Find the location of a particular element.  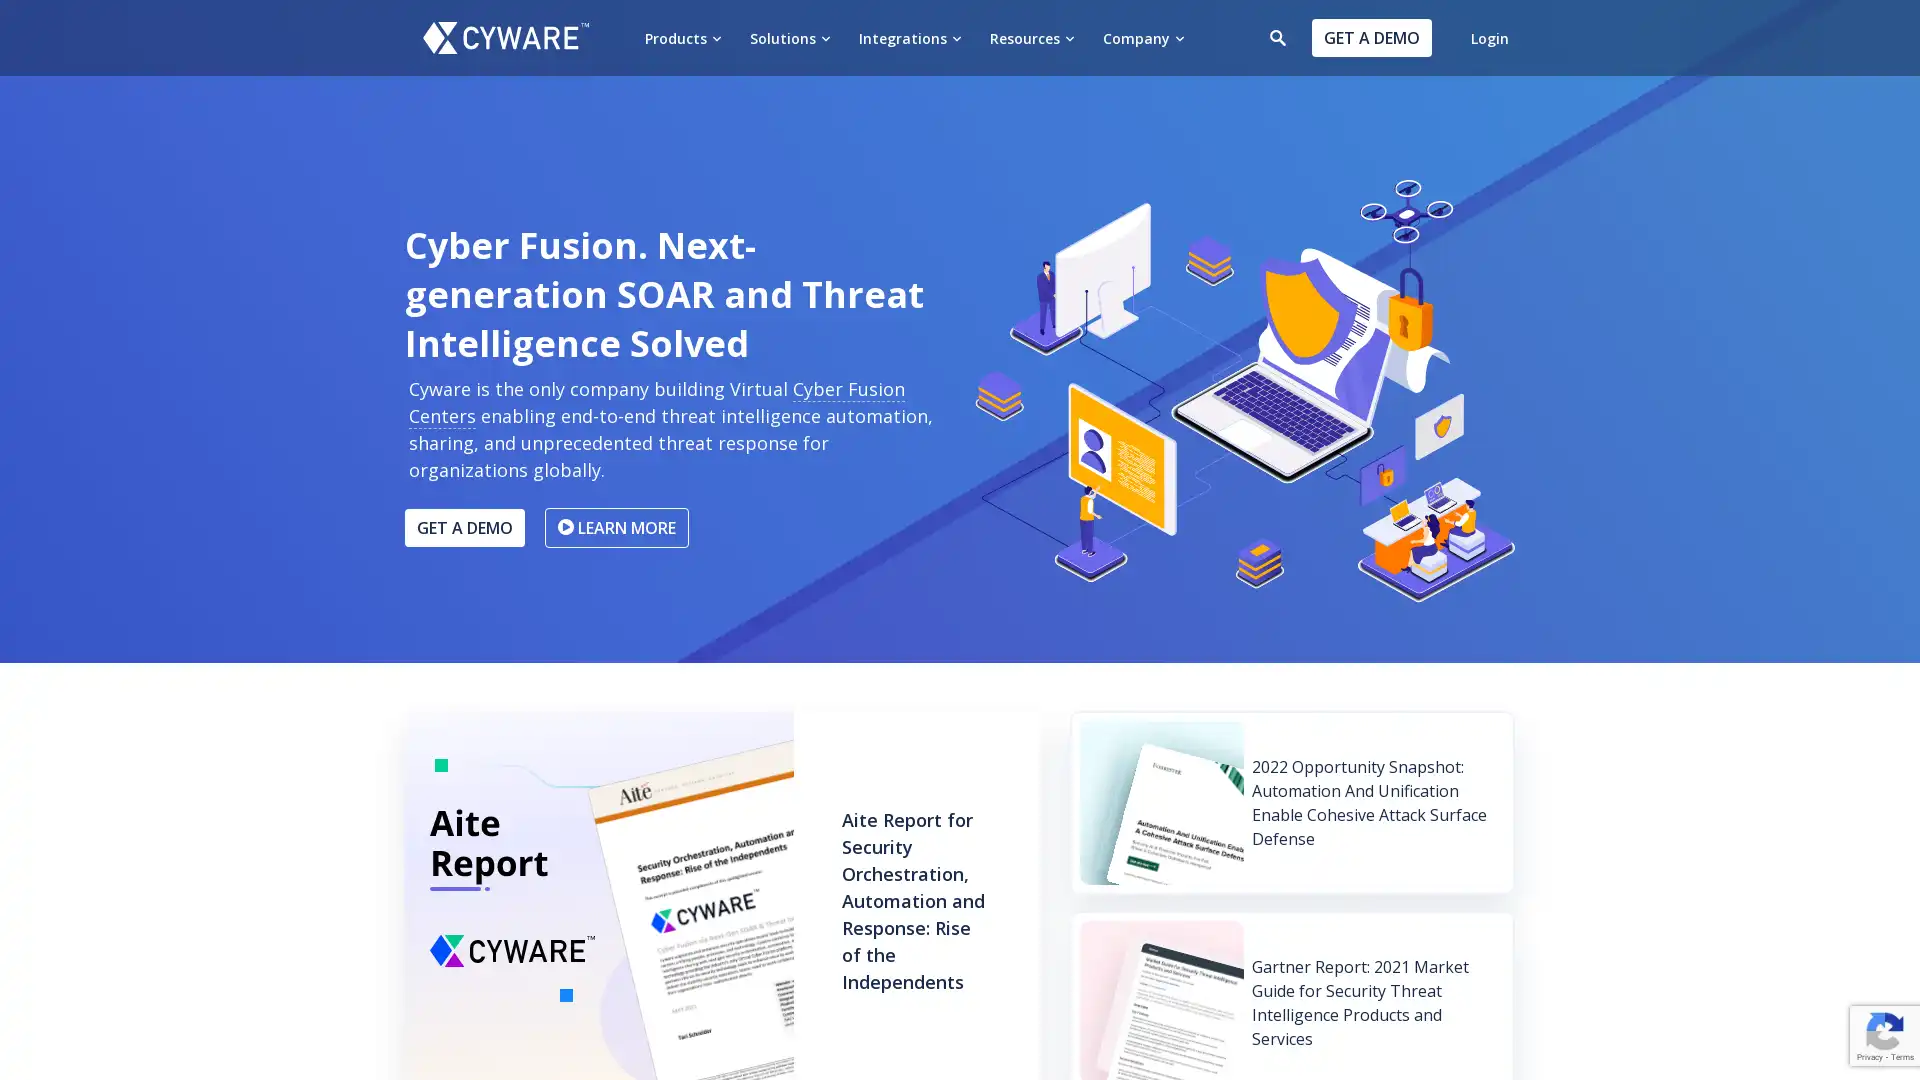

LEARN MORE is located at coordinates (616, 526).